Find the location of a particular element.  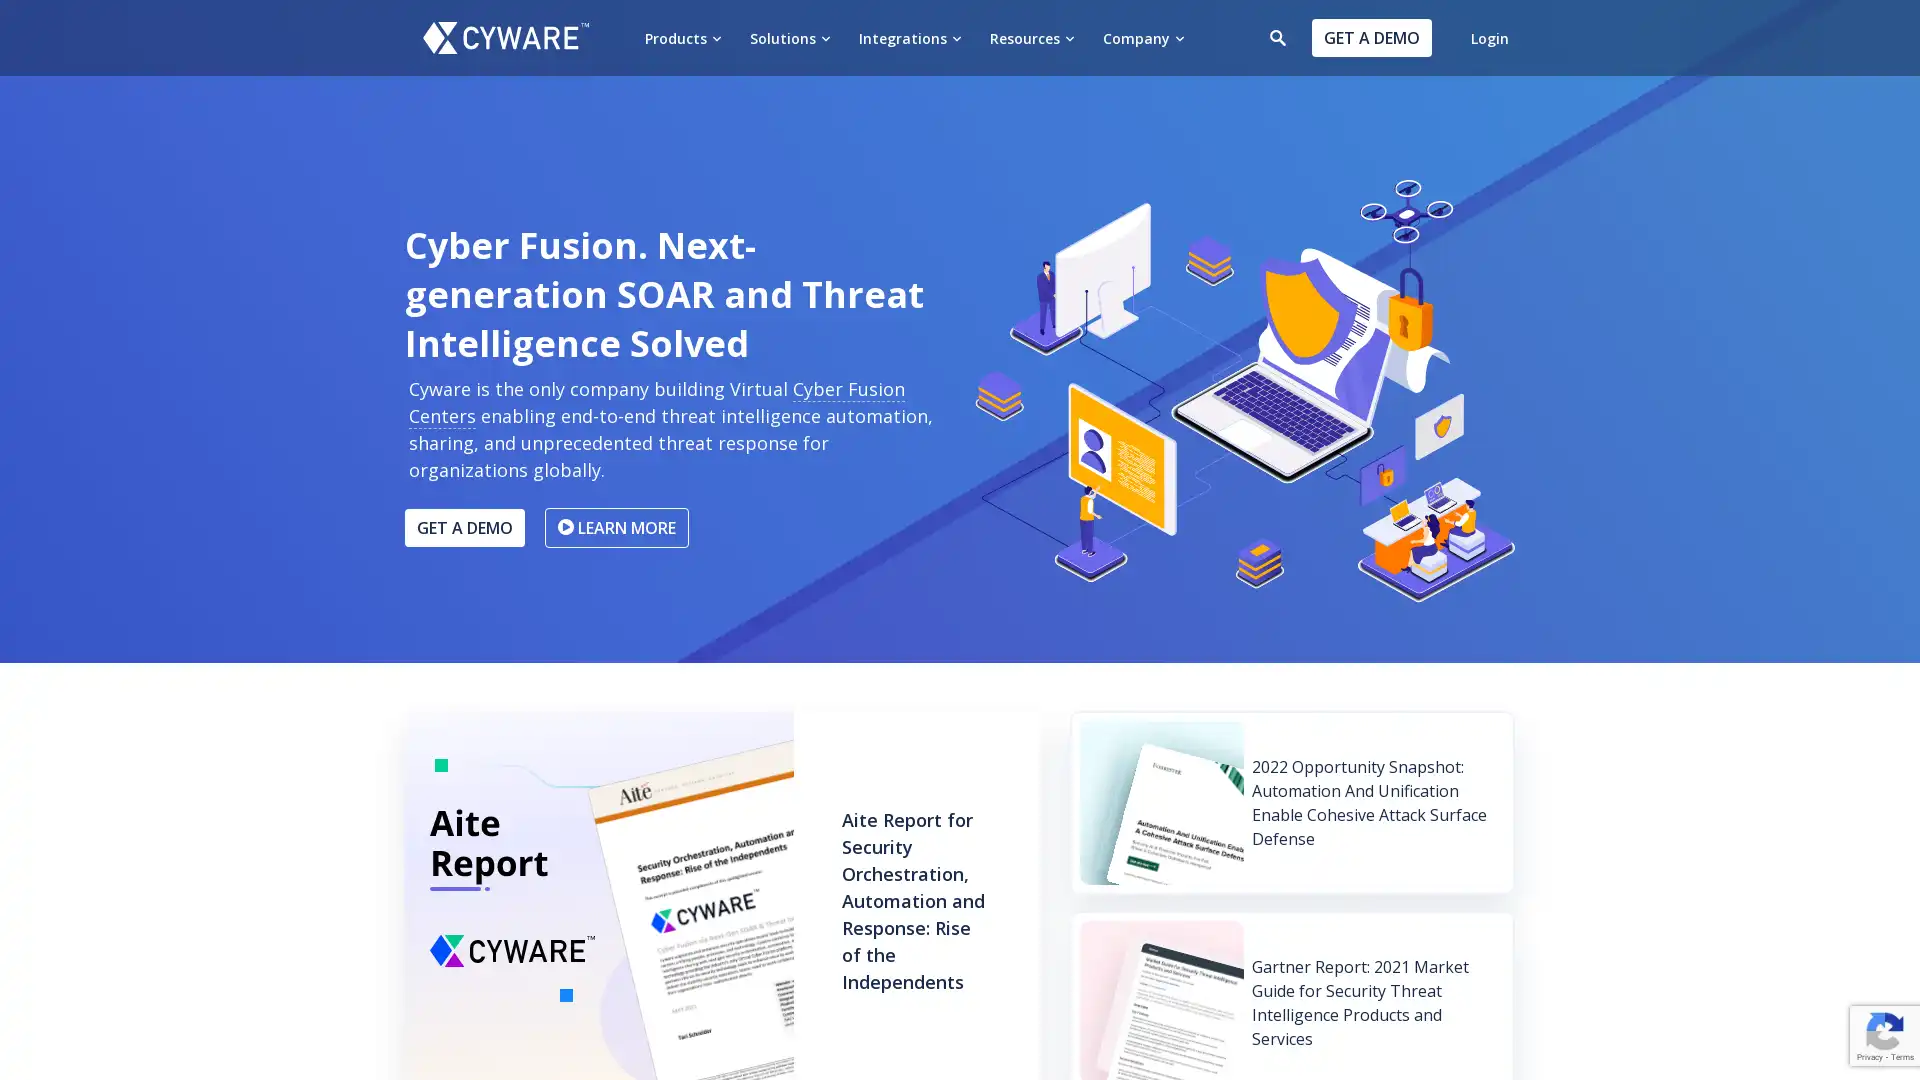

LEARN MORE is located at coordinates (616, 526).